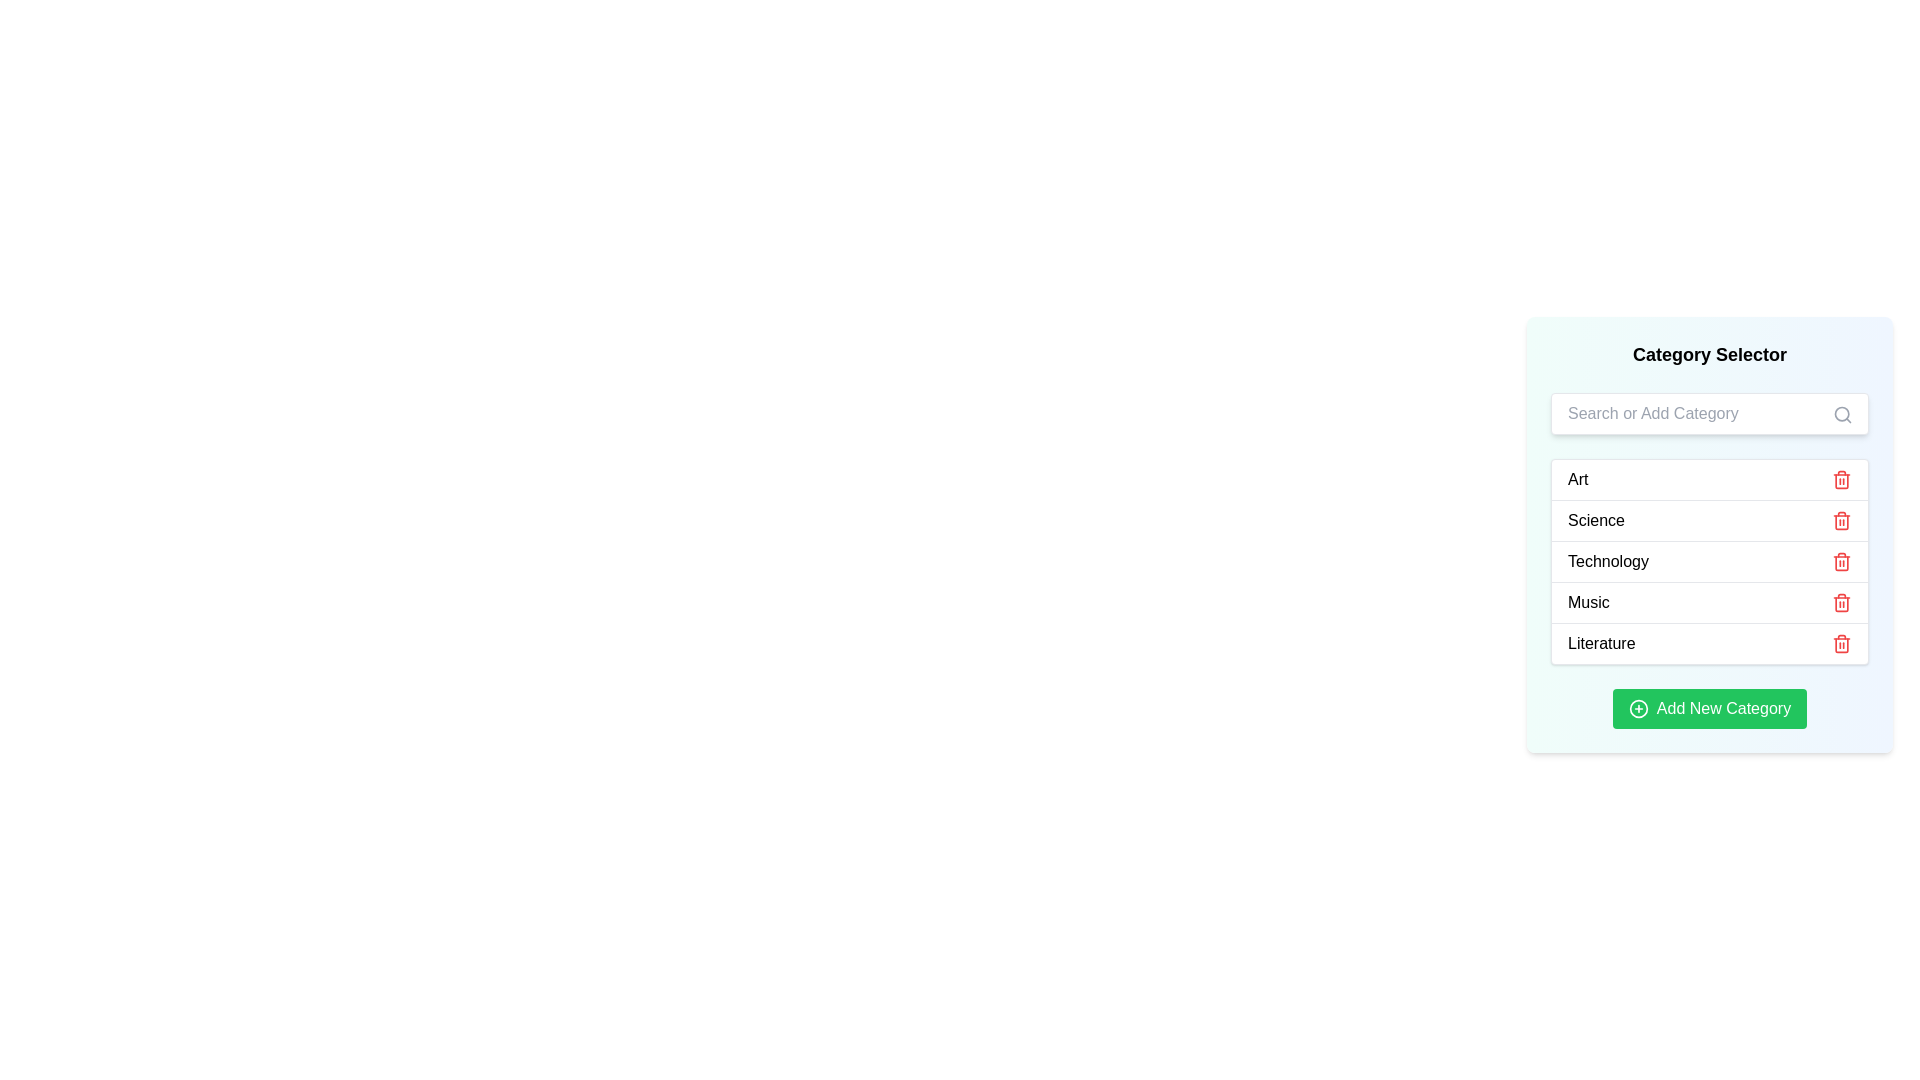 The width and height of the screenshot is (1920, 1080). What do you see at coordinates (1841, 644) in the screenshot?
I see `the delete button for the 'Literature' category` at bounding box center [1841, 644].